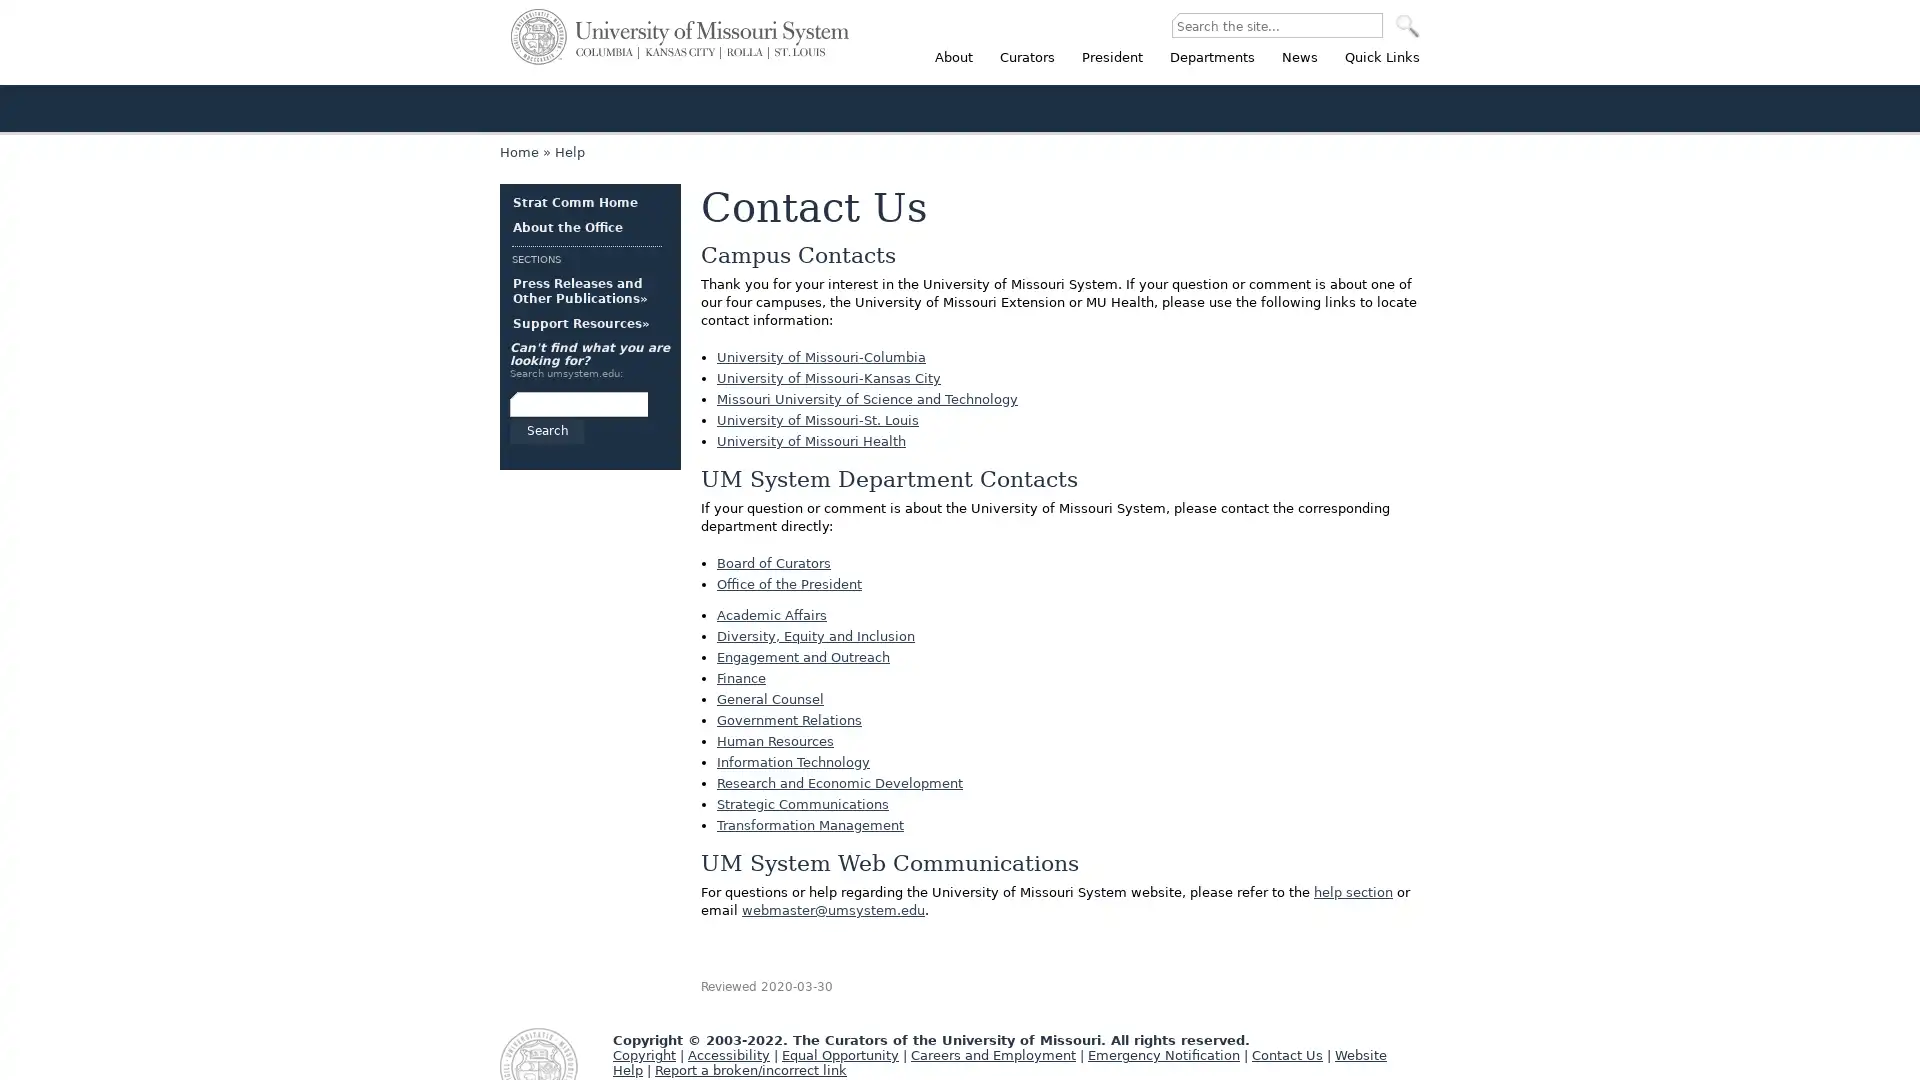 Image resolution: width=1920 pixels, height=1080 pixels. What do you see at coordinates (547, 429) in the screenshot?
I see `Search` at bounding box center [547, 429].